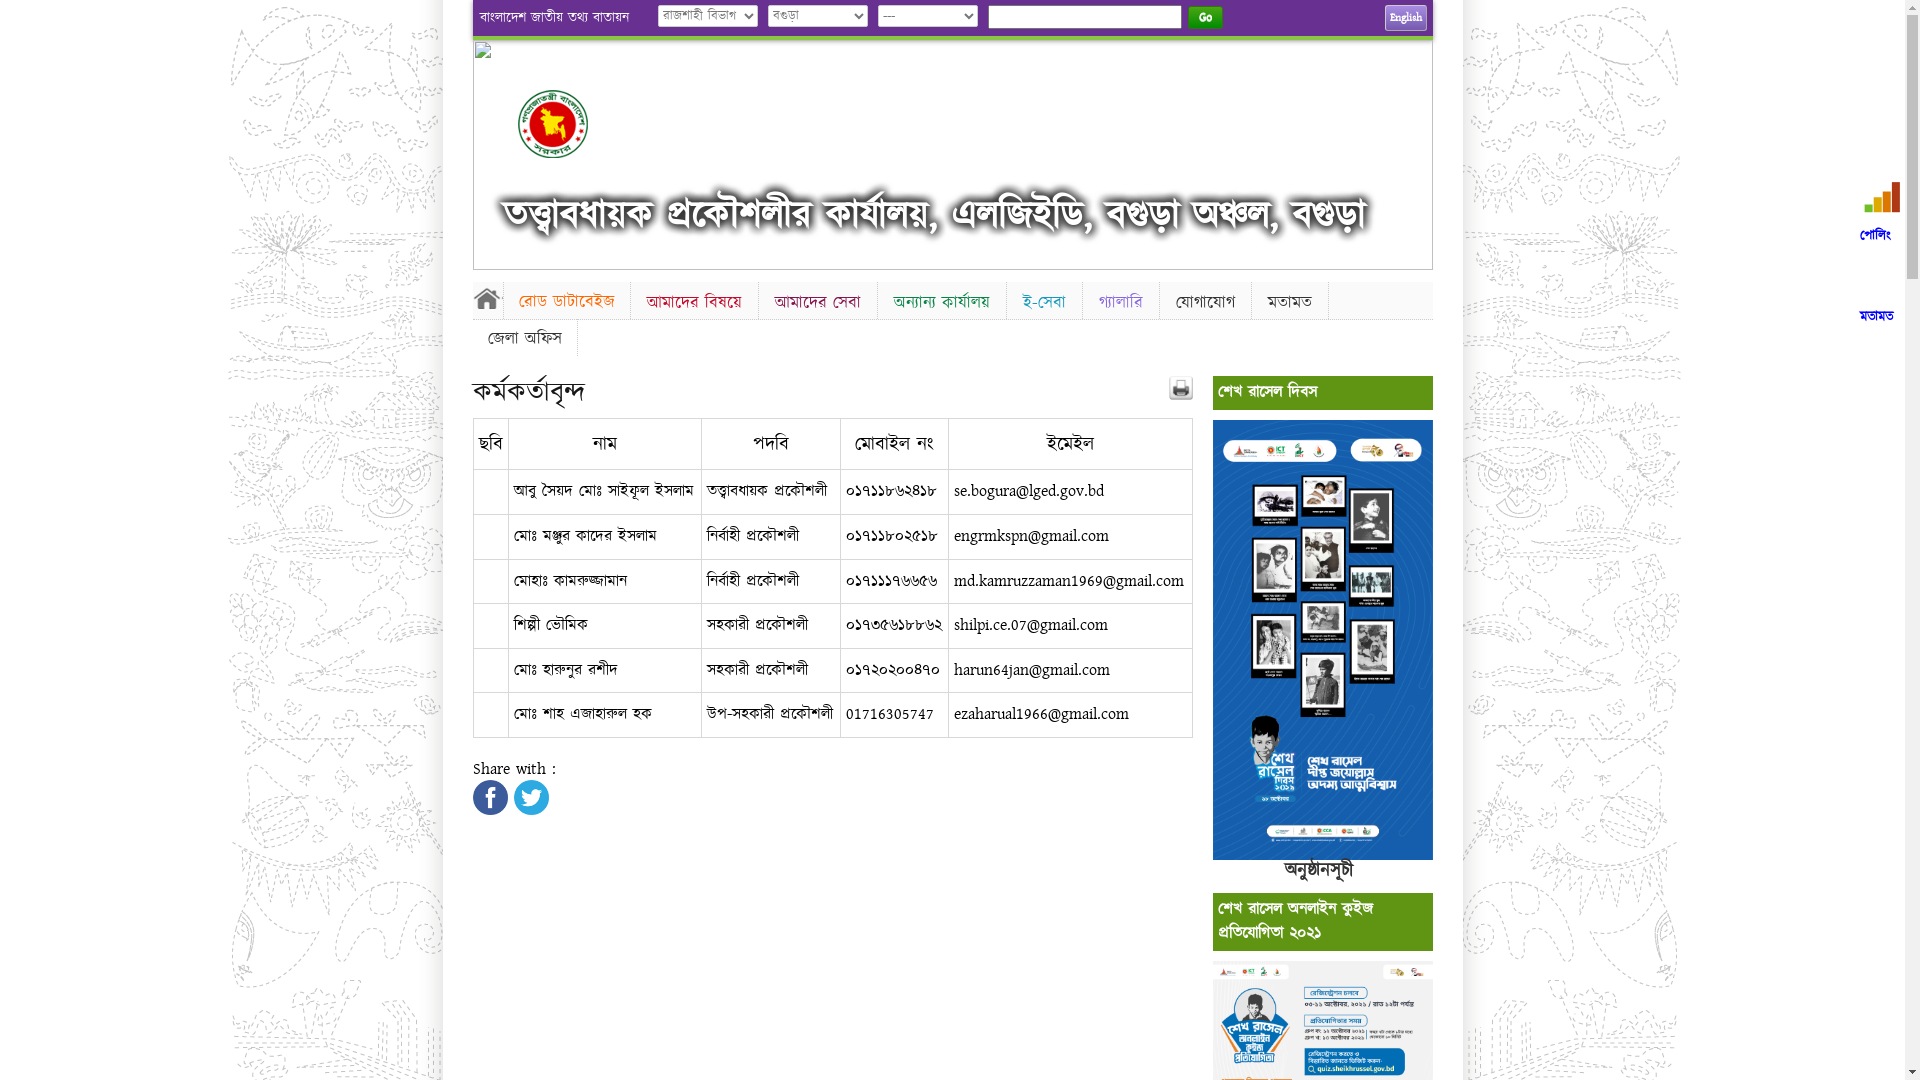 This screenshot has height=1080, width=1920. What do you see at coordinates (518, 123) in the screenshot?
I see `'Home'` at bounding box center [518, 123].